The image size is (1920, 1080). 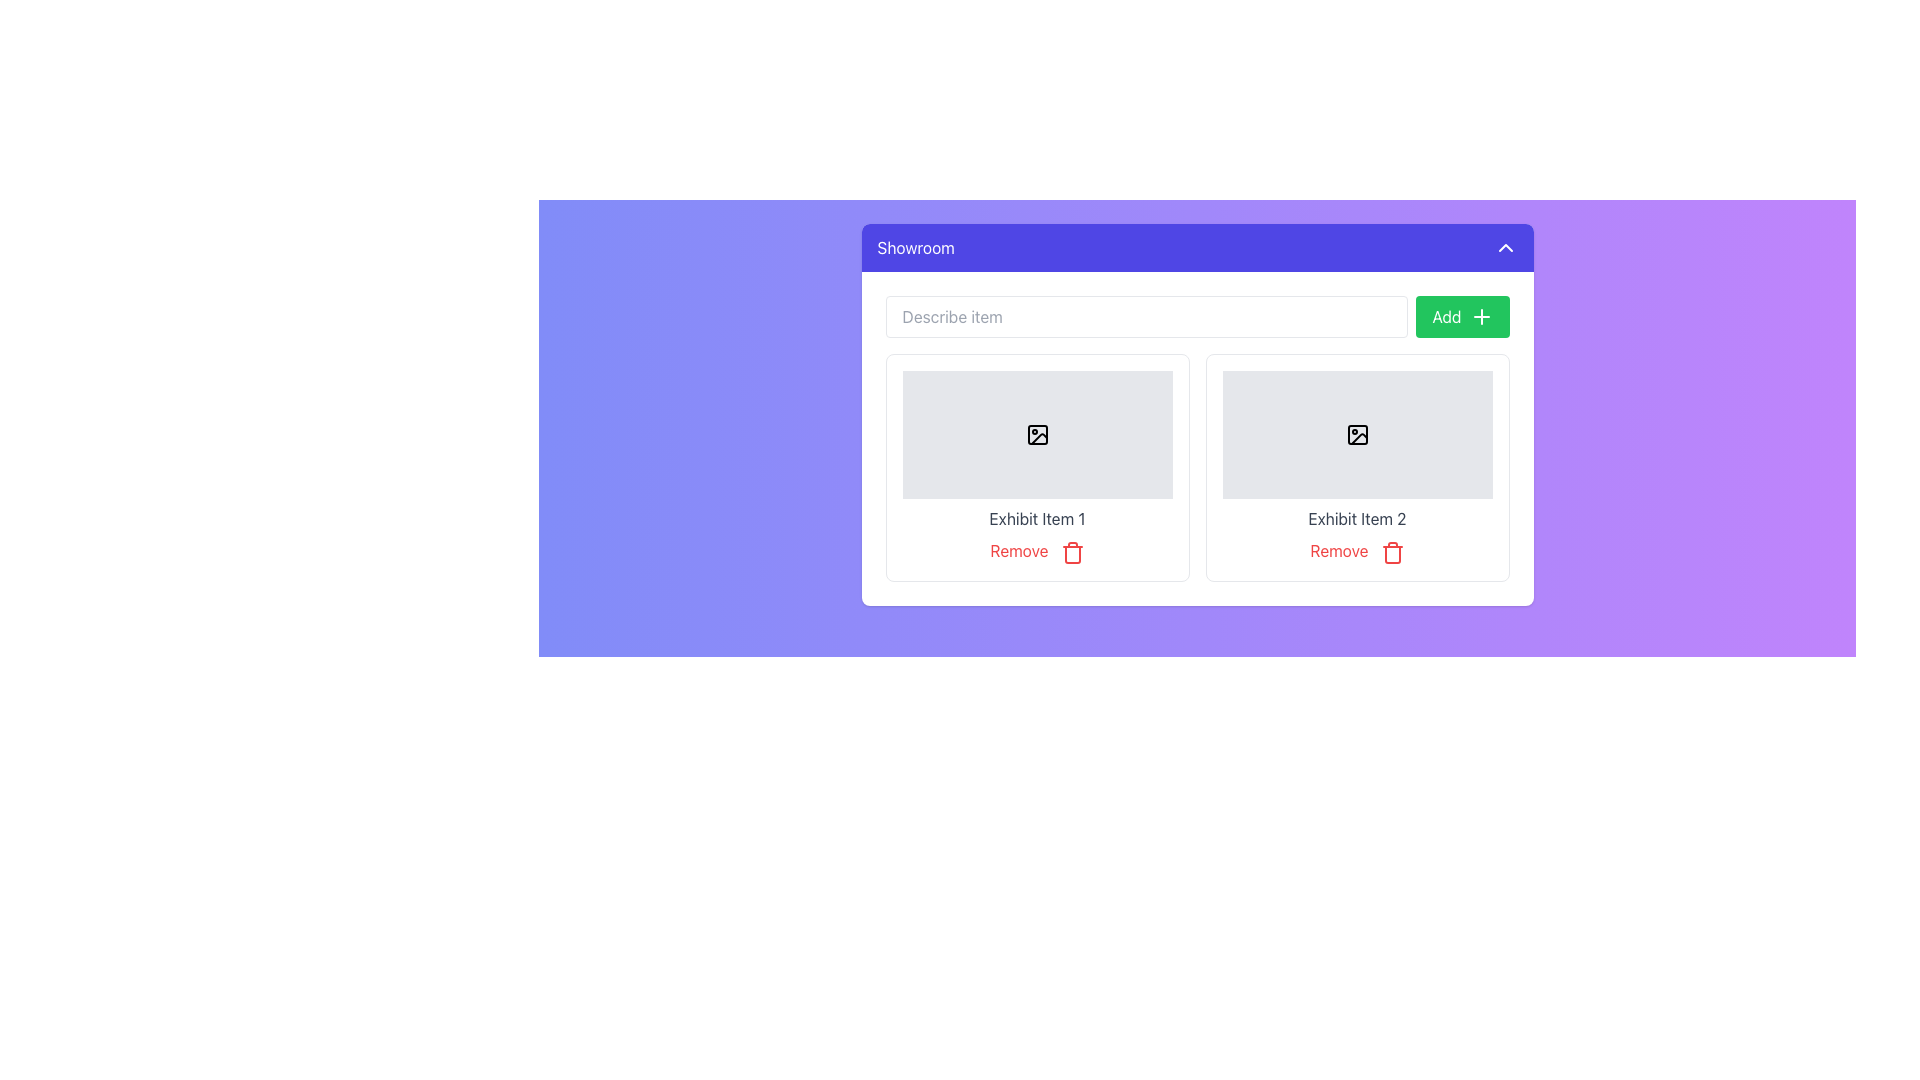 I want to click on the placeholder icon representing a missing or non-loaded image, located in the second column under the 'Exhibit Item 2' heading, so click(x=1357, y=434).